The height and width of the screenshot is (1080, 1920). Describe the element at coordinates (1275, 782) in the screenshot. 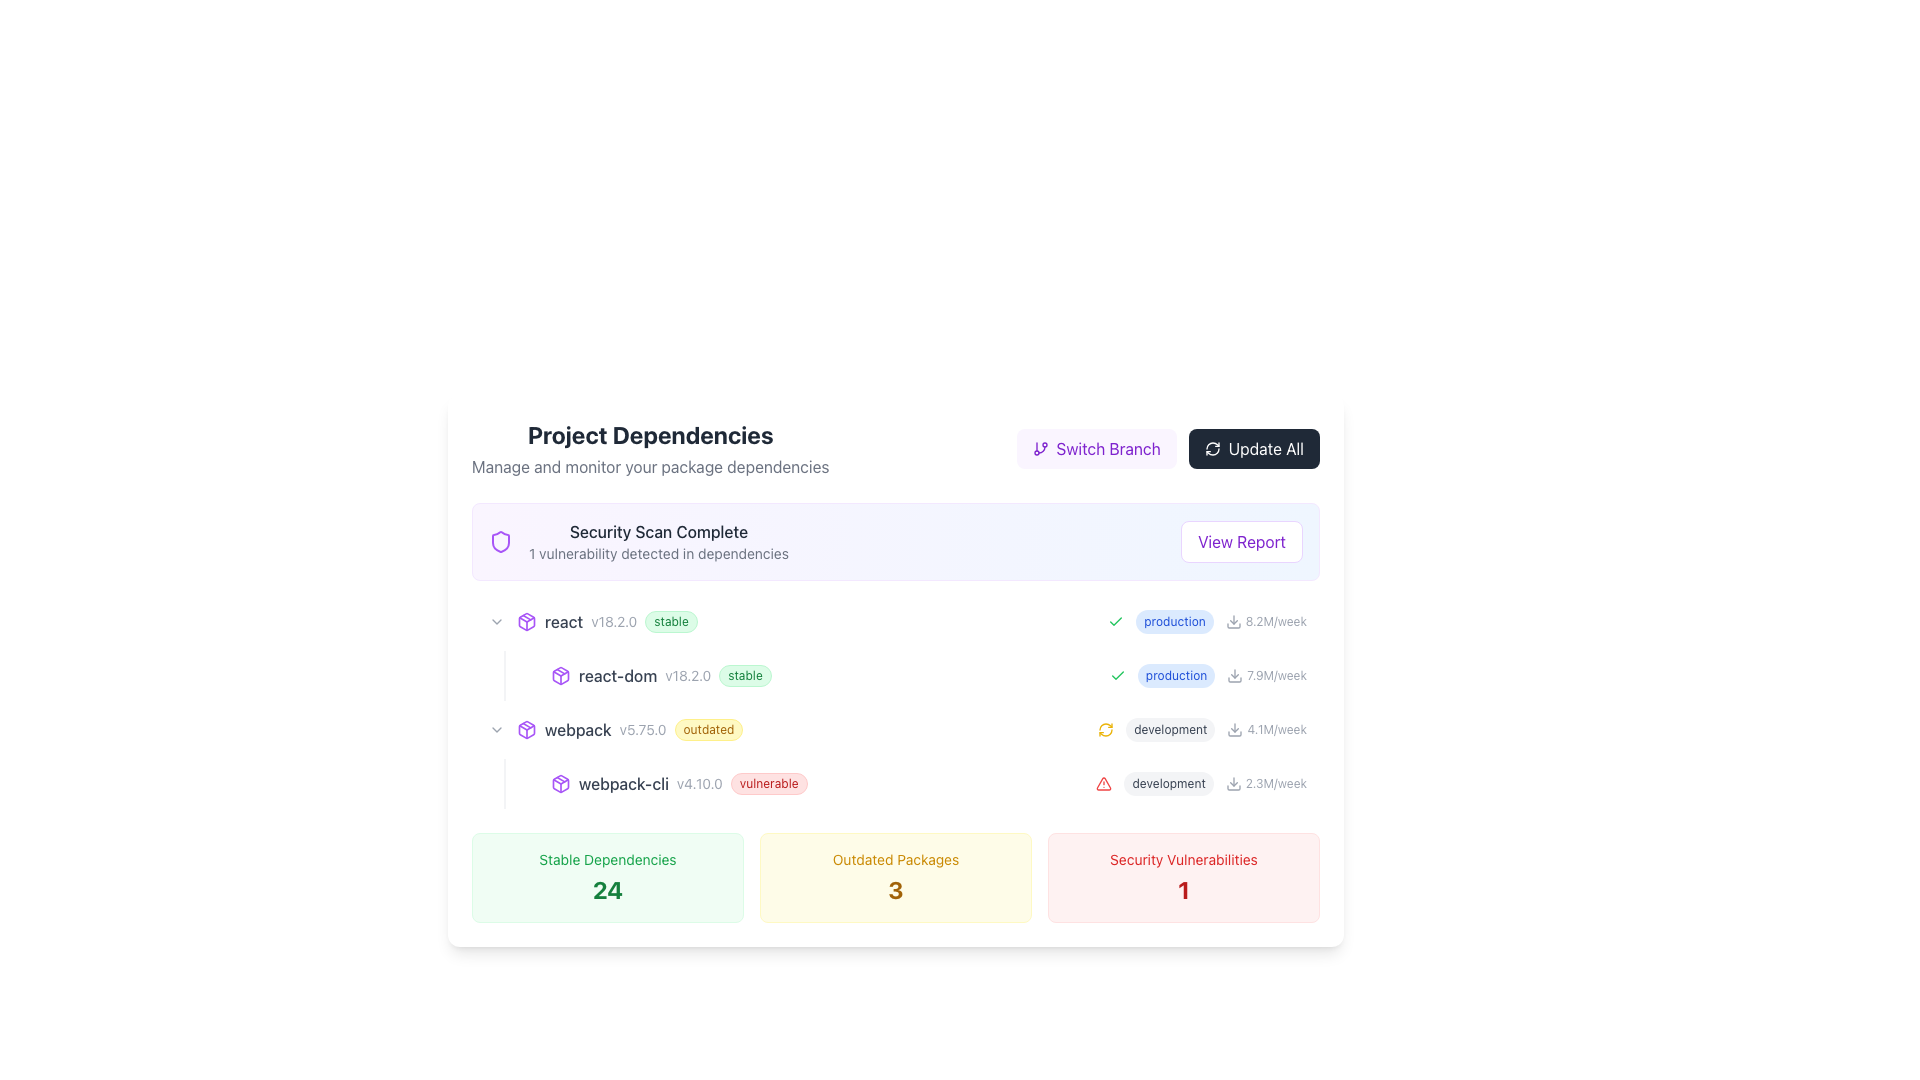

I see `information displayed in the small text label showing '2.3M/week' in light gray color, located in the 'Project Dependencies' section next to the download icon` at that location.